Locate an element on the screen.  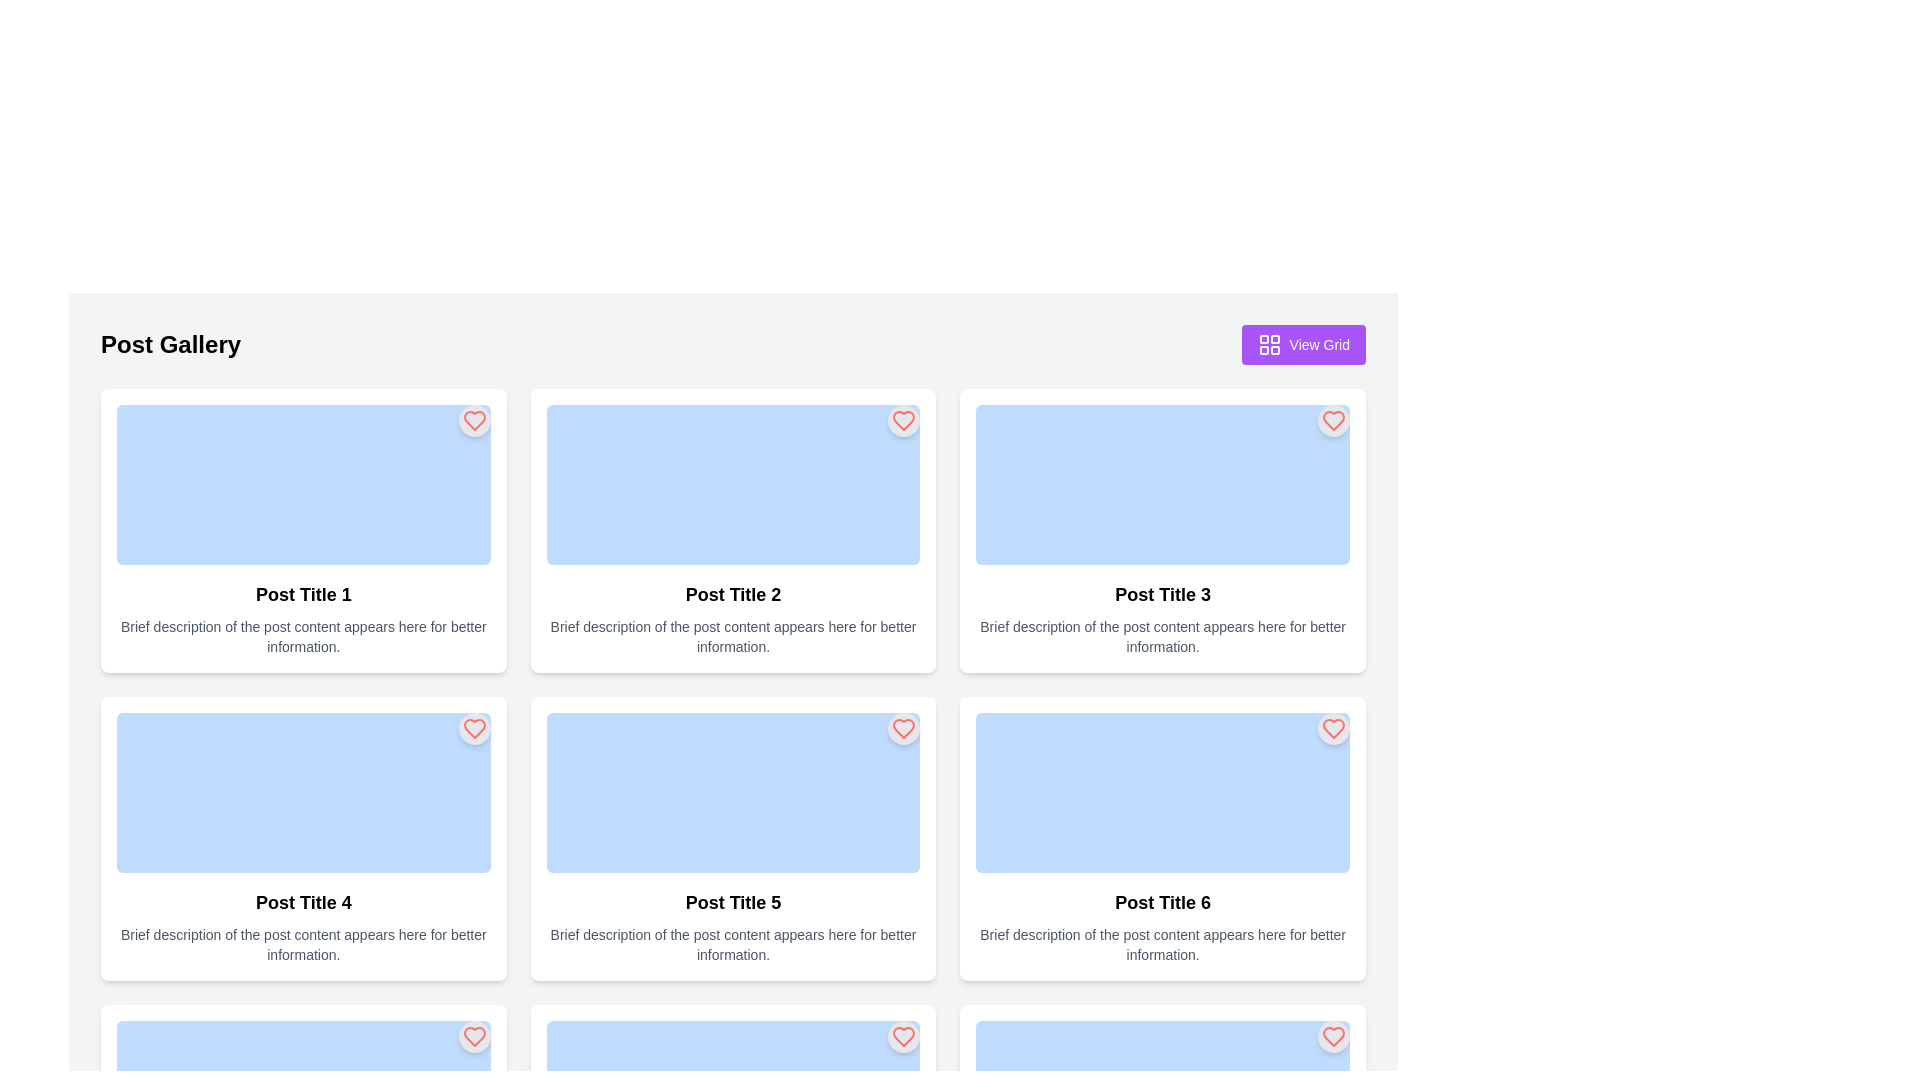
the fifth card in the gallery, which provides a post preview is located at coordinates (732, 839).